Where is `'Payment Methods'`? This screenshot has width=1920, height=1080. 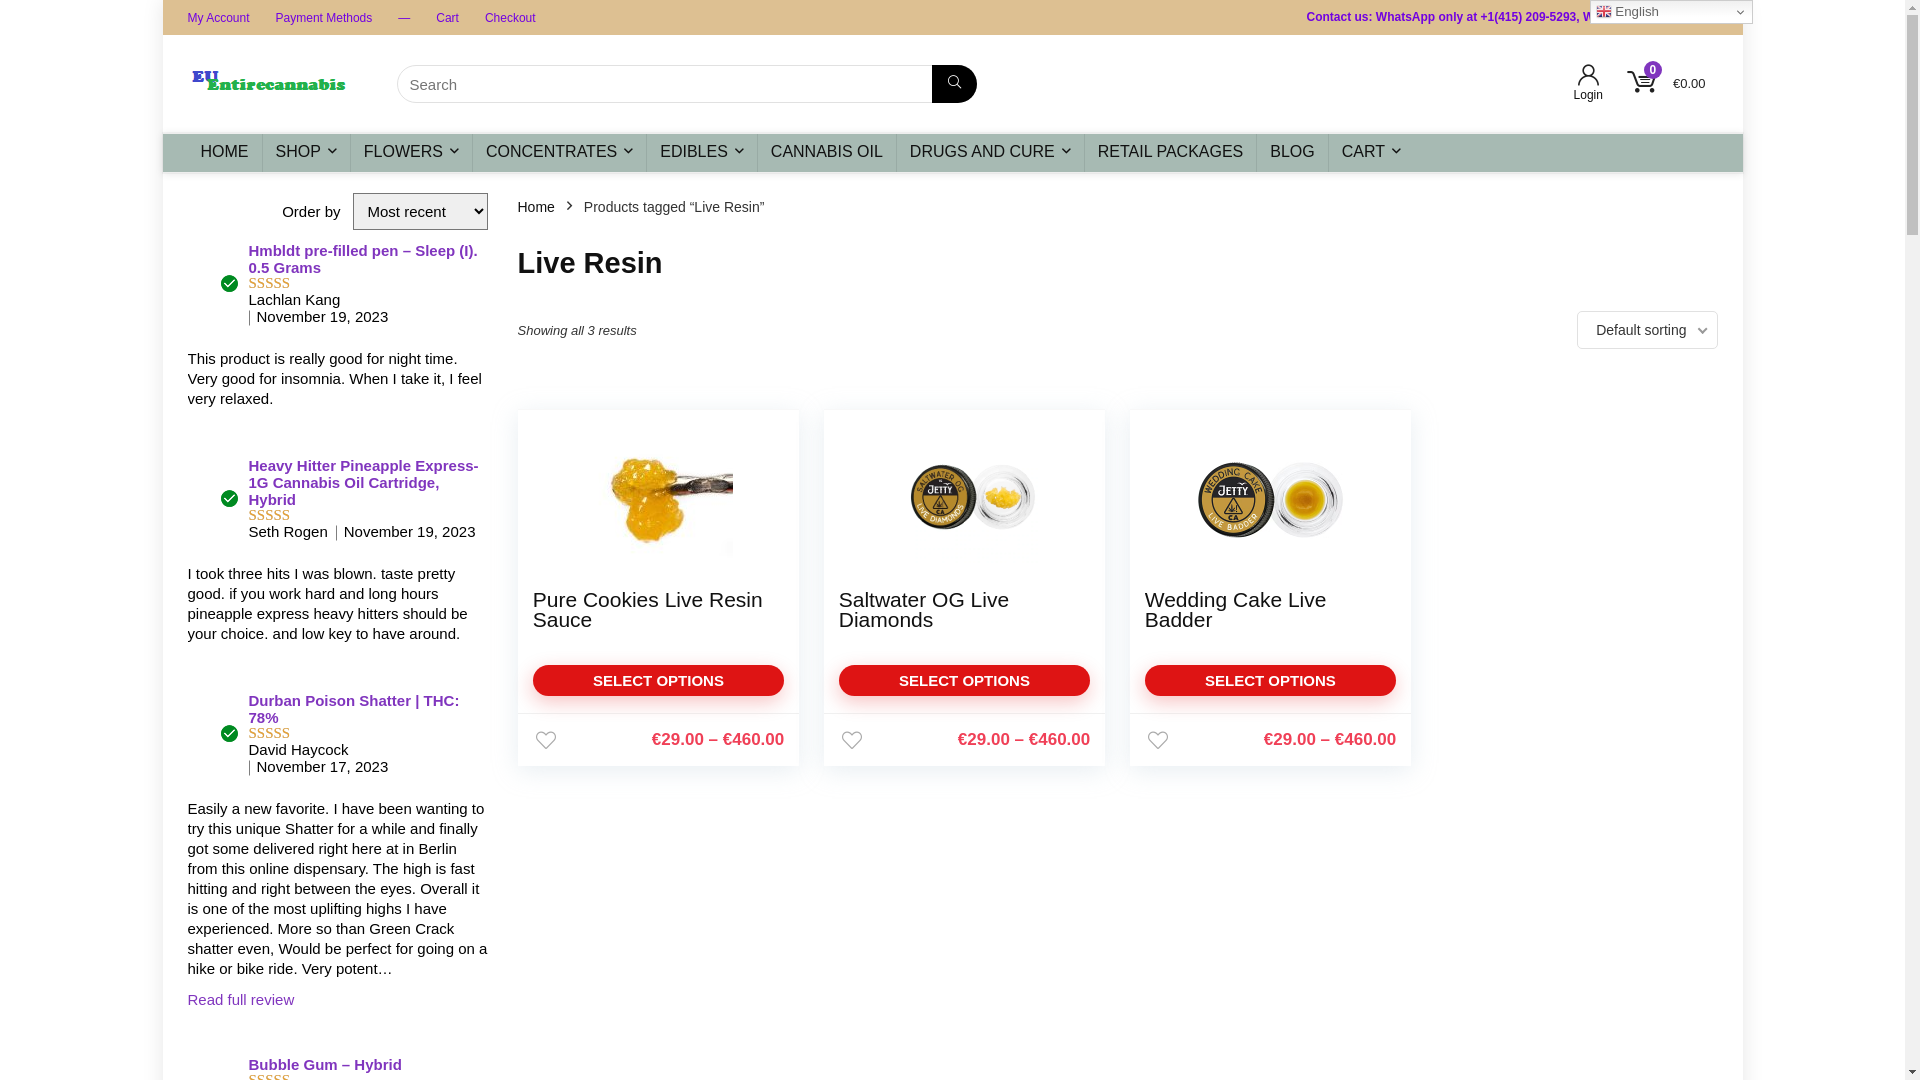 'Payment Methods' is located at coordinates (324, 16).